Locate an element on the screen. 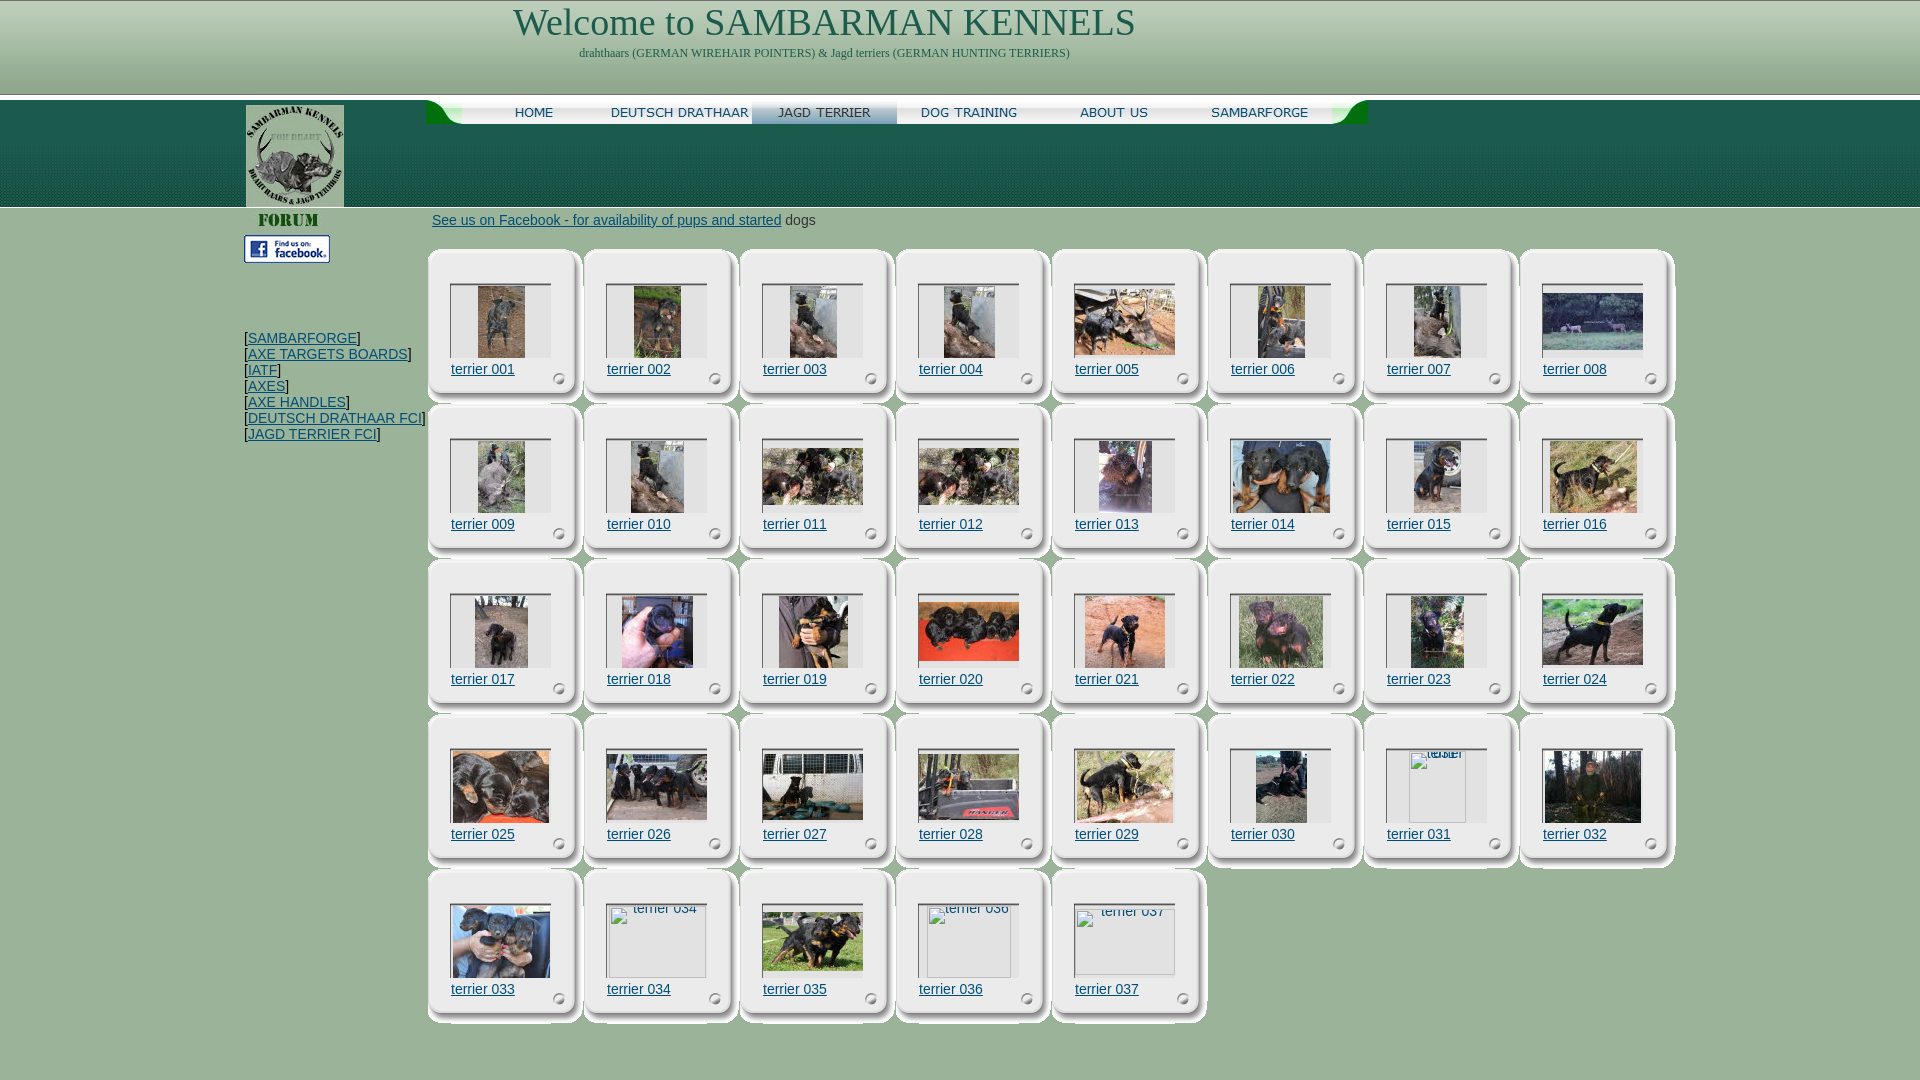  'terrier 017' is located at coordinates (483, 677).